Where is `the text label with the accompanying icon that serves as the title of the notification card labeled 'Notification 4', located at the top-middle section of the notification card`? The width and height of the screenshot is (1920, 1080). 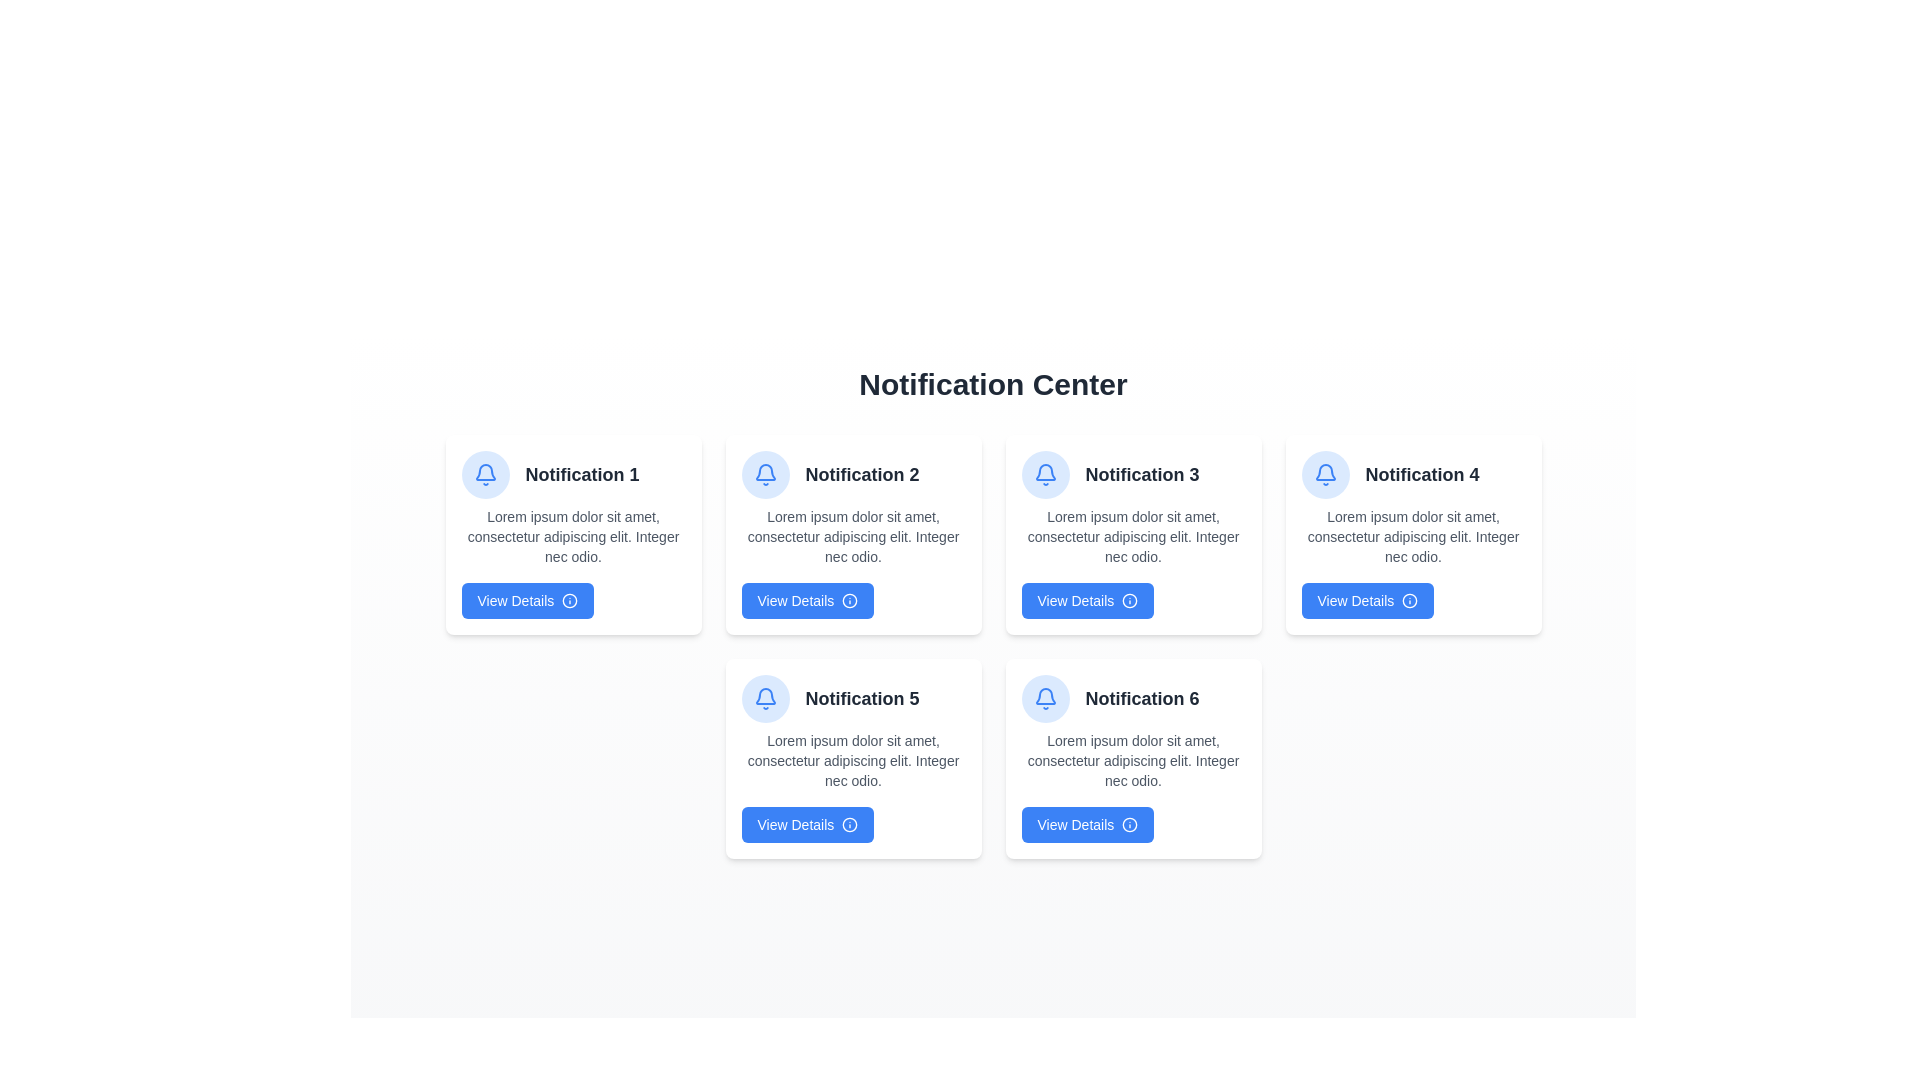 the text label with the accompanying icon that serves as the title of the notification card labeled 'Notification 4', located at the top-middle section of the notification card is located at coordinates (1412, 474).